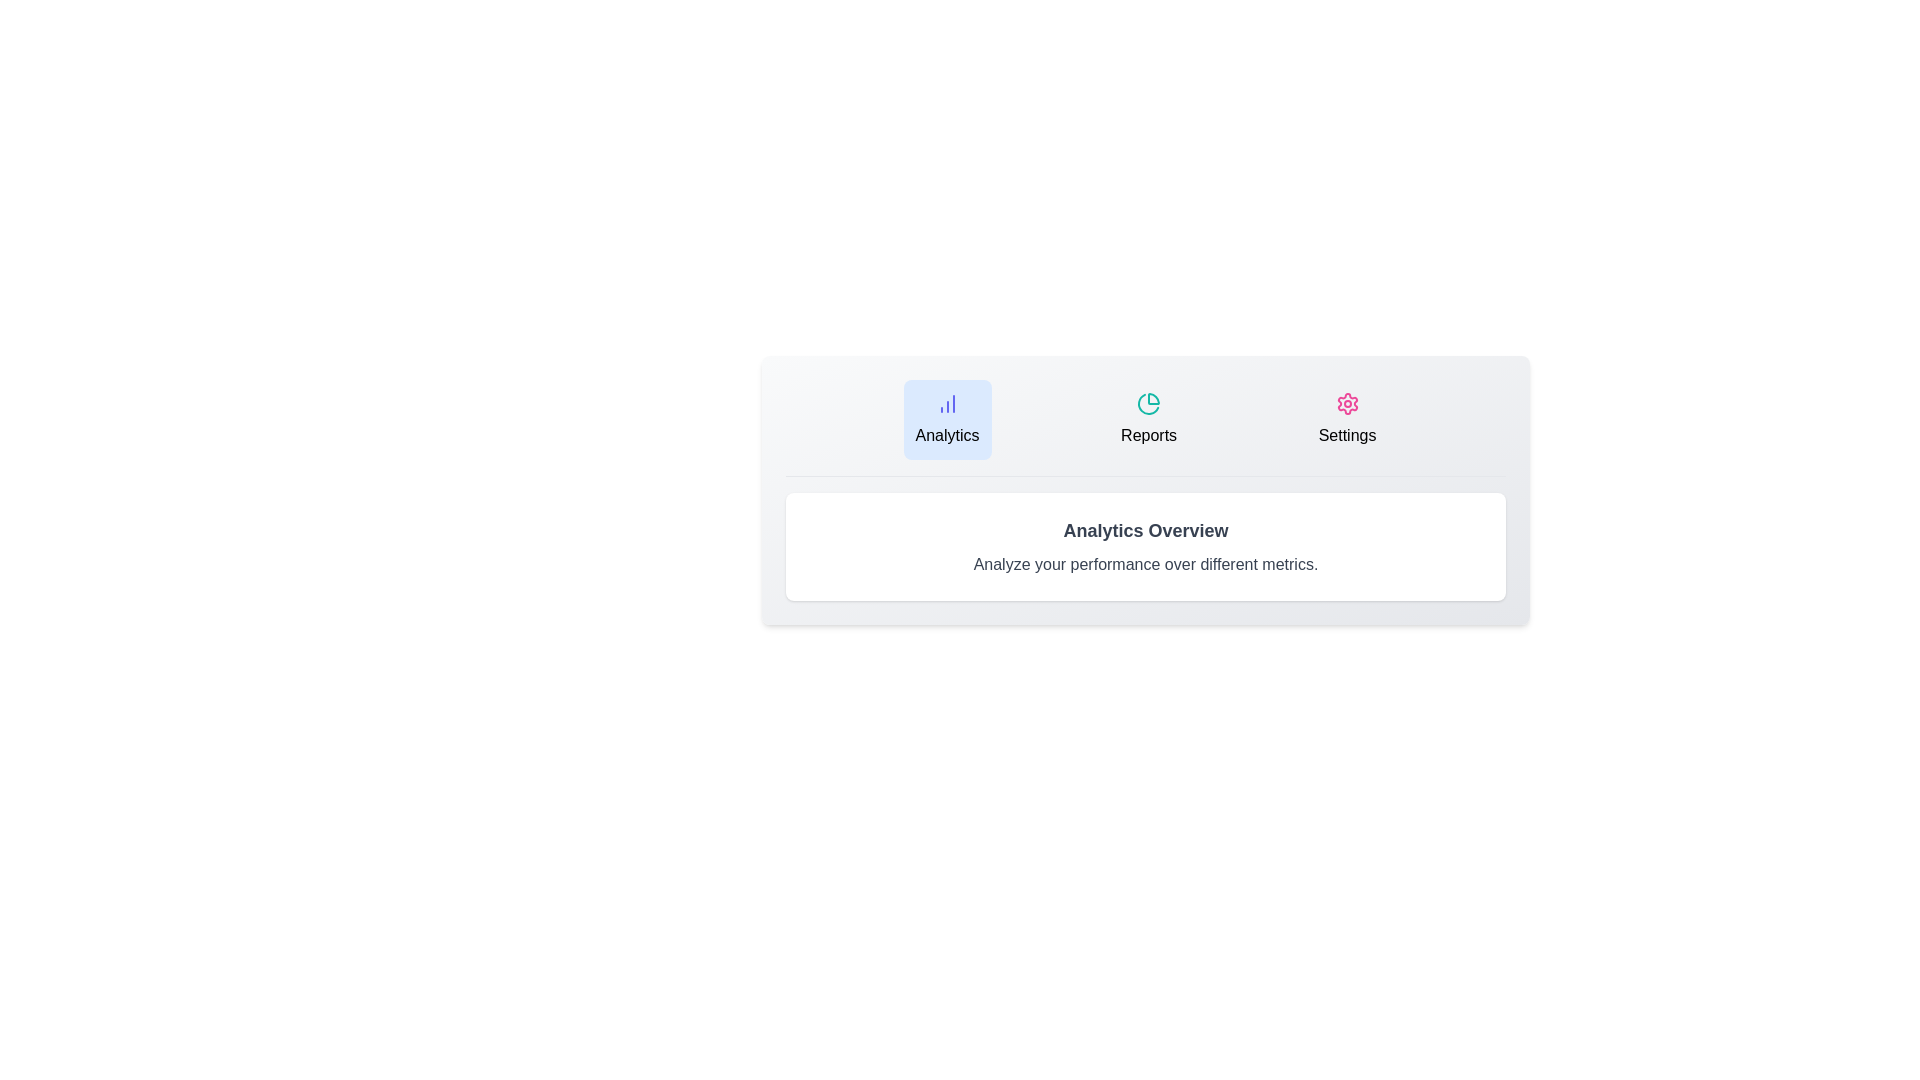 Image resolution: width=1920 pixels, height=1080 pixels. Describe the element at coordinates (1149, 419) in the screenshot. I see `the tab labeled Reports to switch to its content` at that location.